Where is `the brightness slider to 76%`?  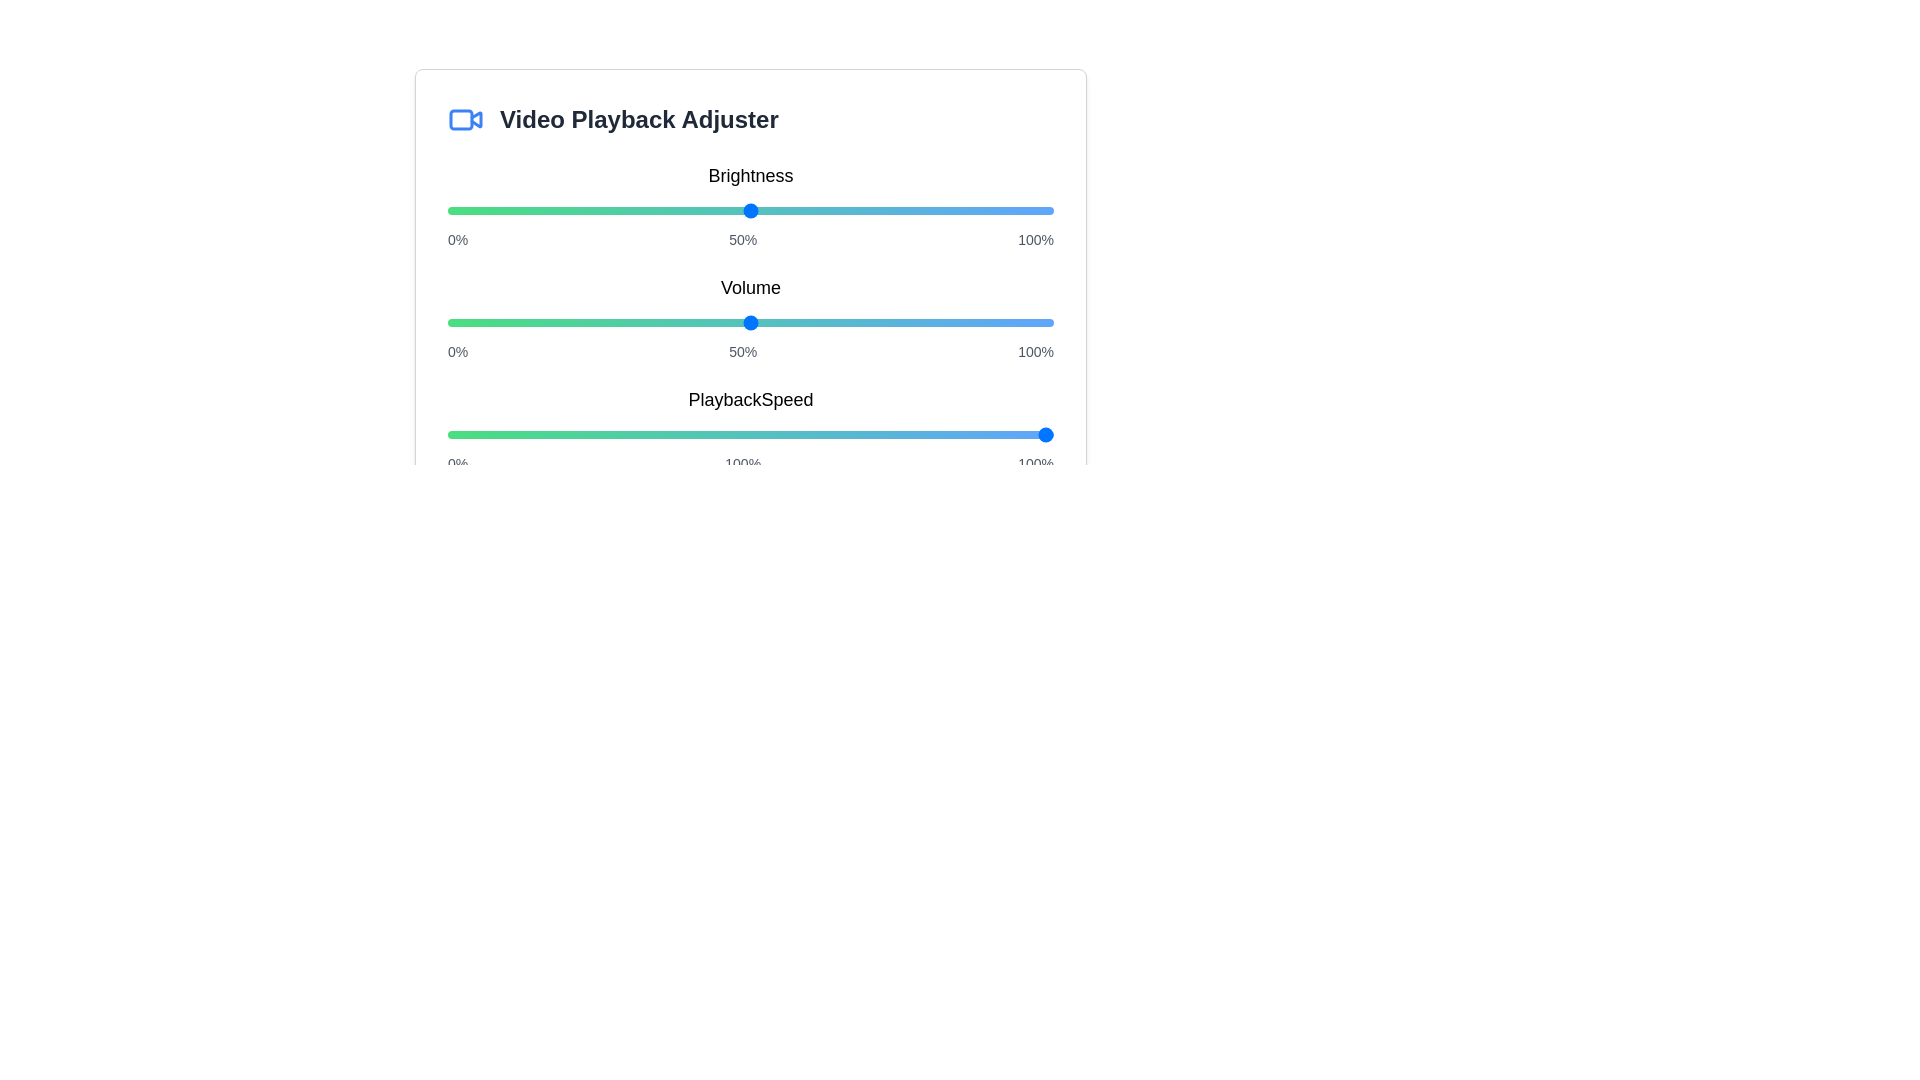 the brightness slider to 76% is located at coordinates (907, 211).